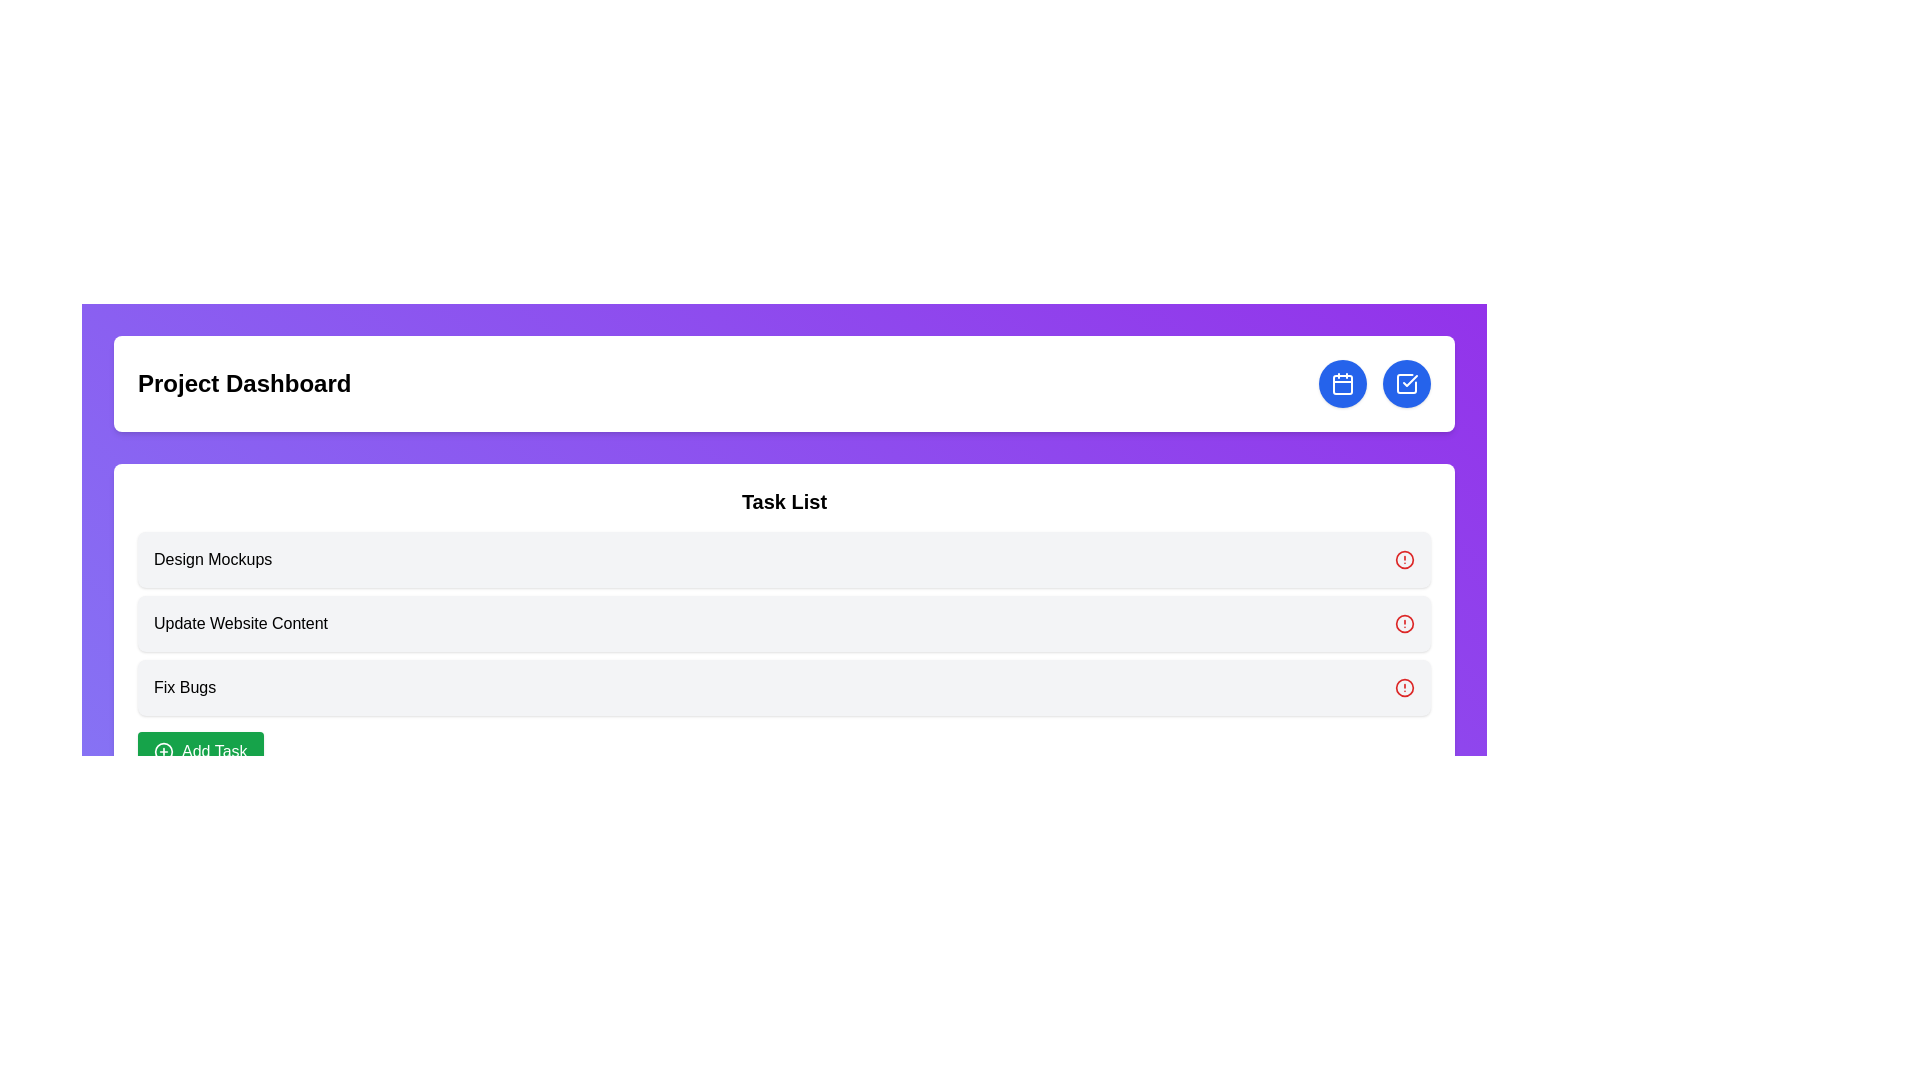 The width and height of the screenshot is (1920, 1080). Describe the element at coordinates (783, 623) in the screenshot. I see `the second task item` at that location.